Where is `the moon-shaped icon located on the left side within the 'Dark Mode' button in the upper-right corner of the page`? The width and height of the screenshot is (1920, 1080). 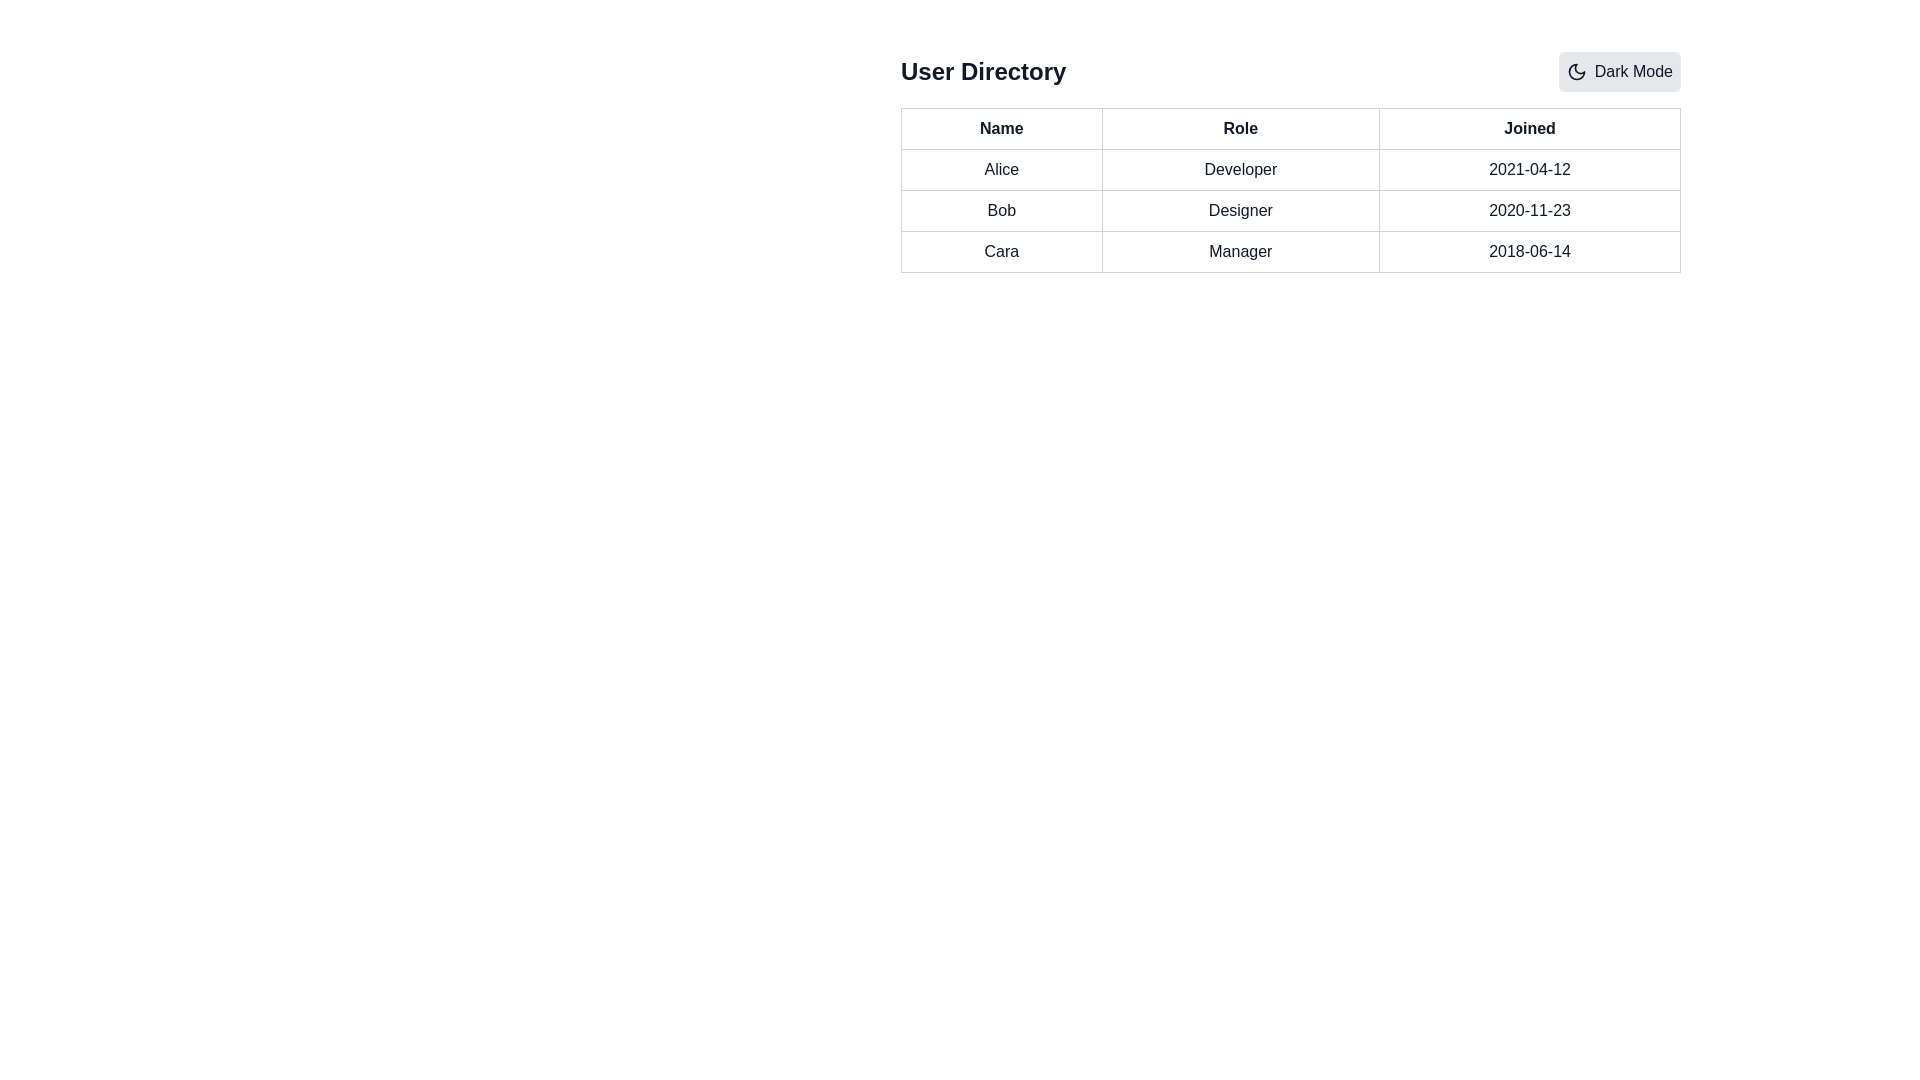
the moon-shaped icon located on the left side within the 'Dark Mode' button in the upper-right corner of the page is located at coordinates (1575, 71).